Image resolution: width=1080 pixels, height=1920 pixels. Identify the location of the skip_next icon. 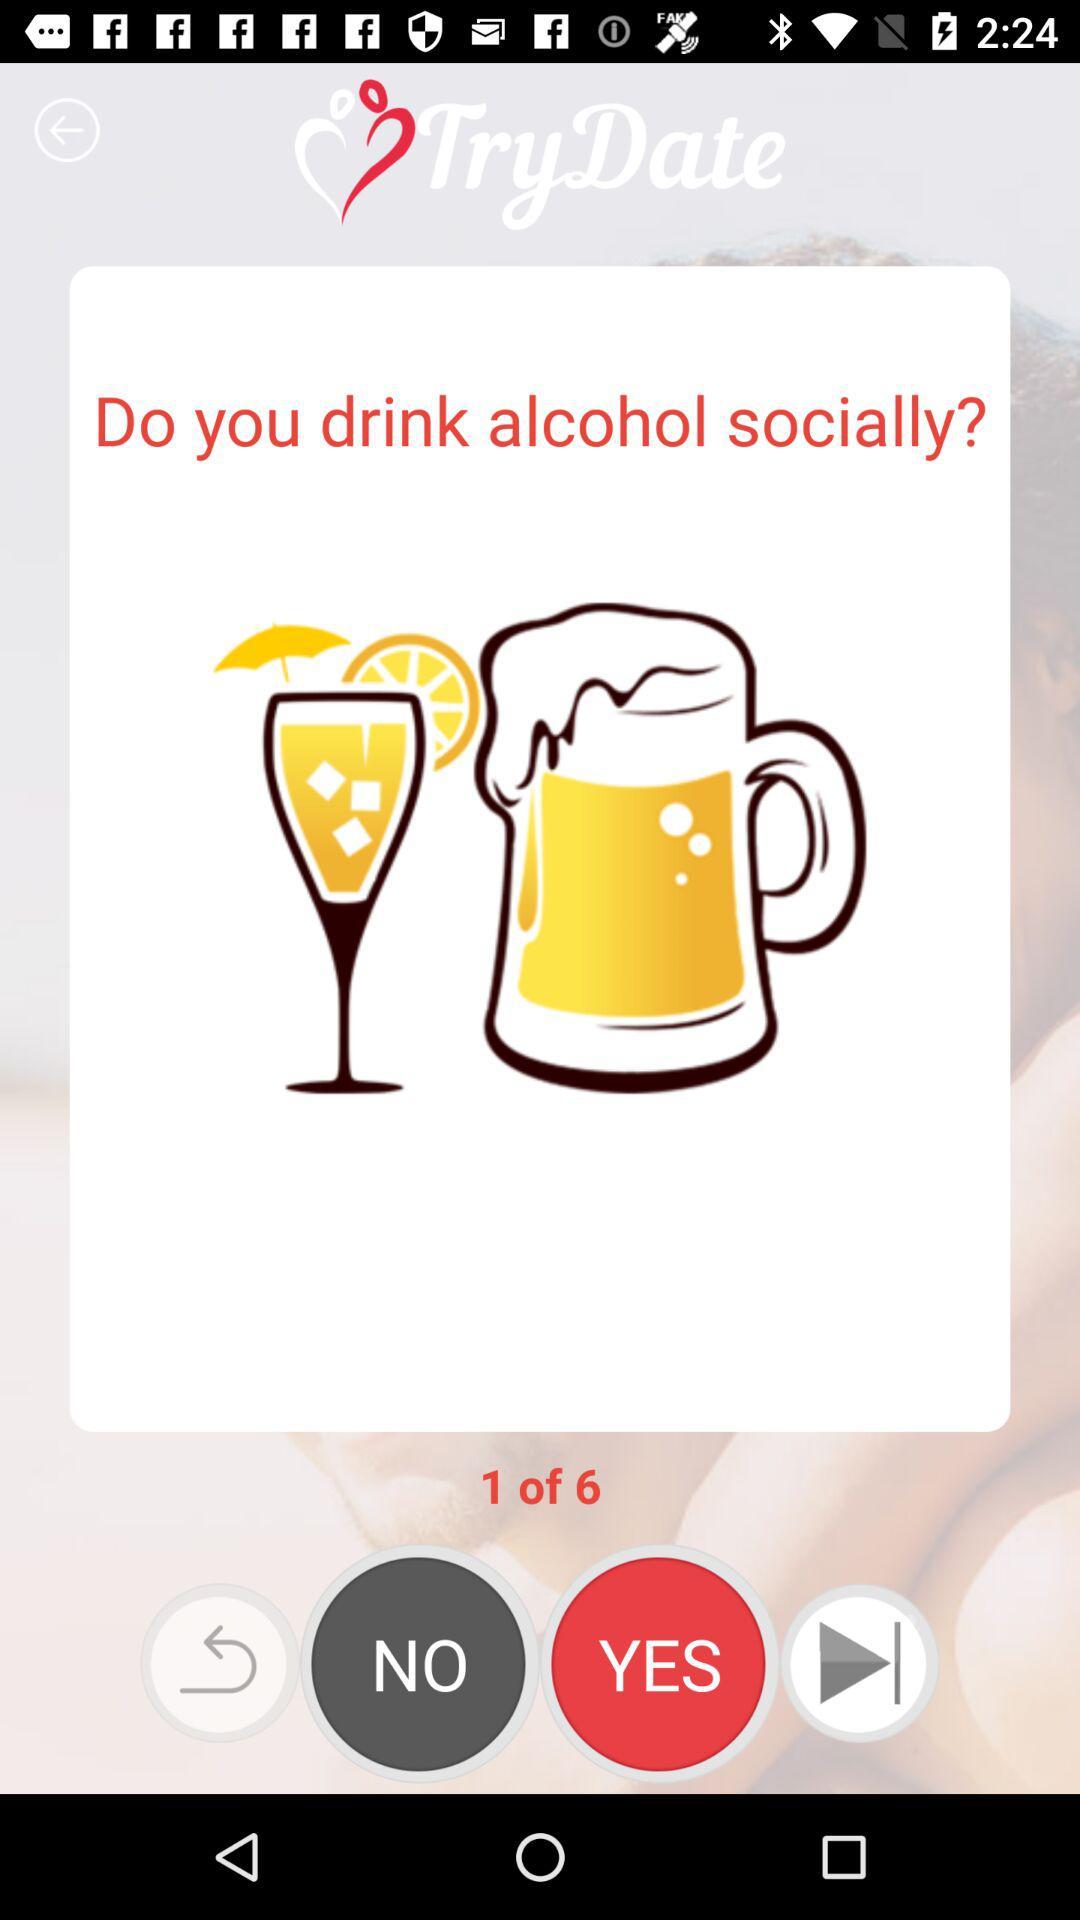
(858, 1663).